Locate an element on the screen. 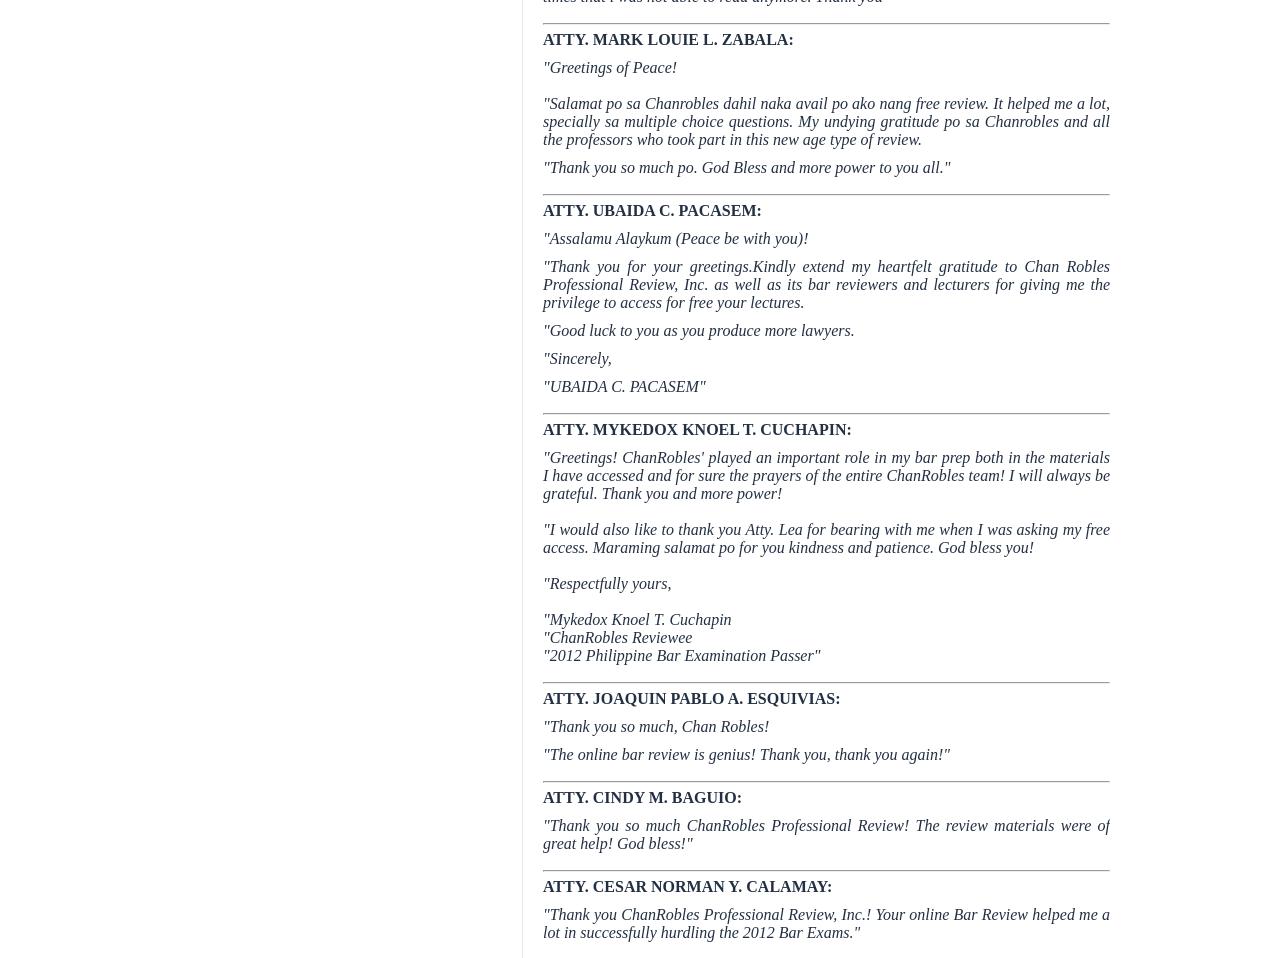  '"UBAIDA C. PACASEM"' is located at coordinates (623, 385).